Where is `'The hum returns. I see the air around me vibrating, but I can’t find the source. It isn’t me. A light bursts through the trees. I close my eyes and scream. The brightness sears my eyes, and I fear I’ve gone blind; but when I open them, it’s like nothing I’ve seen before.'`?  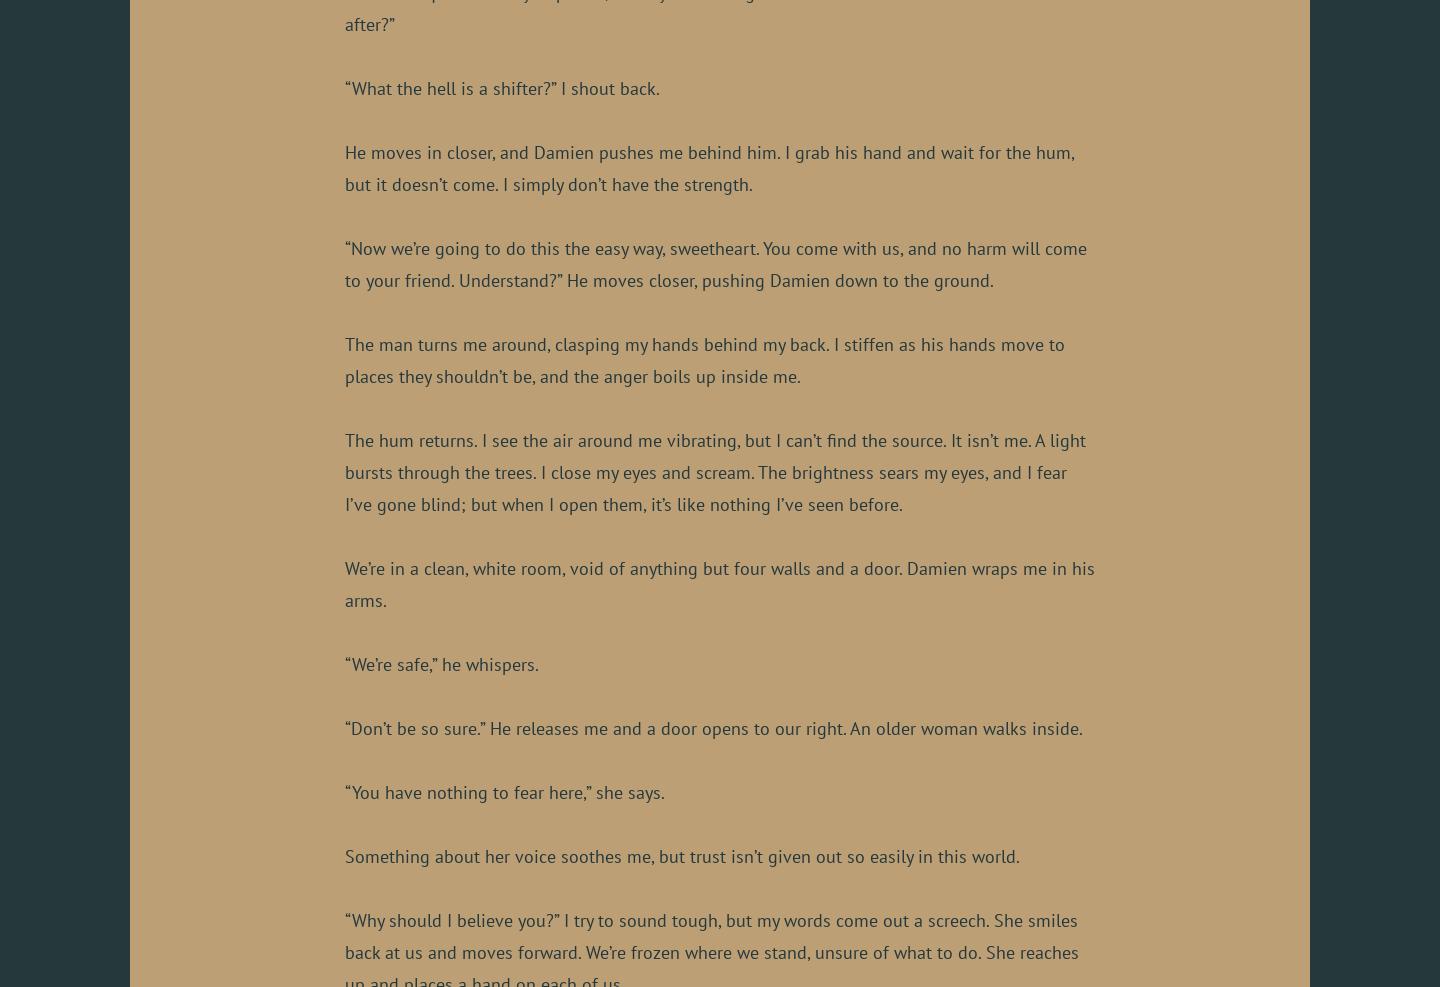
'The hum returns. I see the air around me vibrating, but I can’t find the source. It isn’t me. A light bursts through the trees. I close my eyes and scream. The brightness sears my eyes, and I fear I’ve gone blind; but when I open them, it’s like nothing I’ve seen before.' is located at coordinates (715, 470).